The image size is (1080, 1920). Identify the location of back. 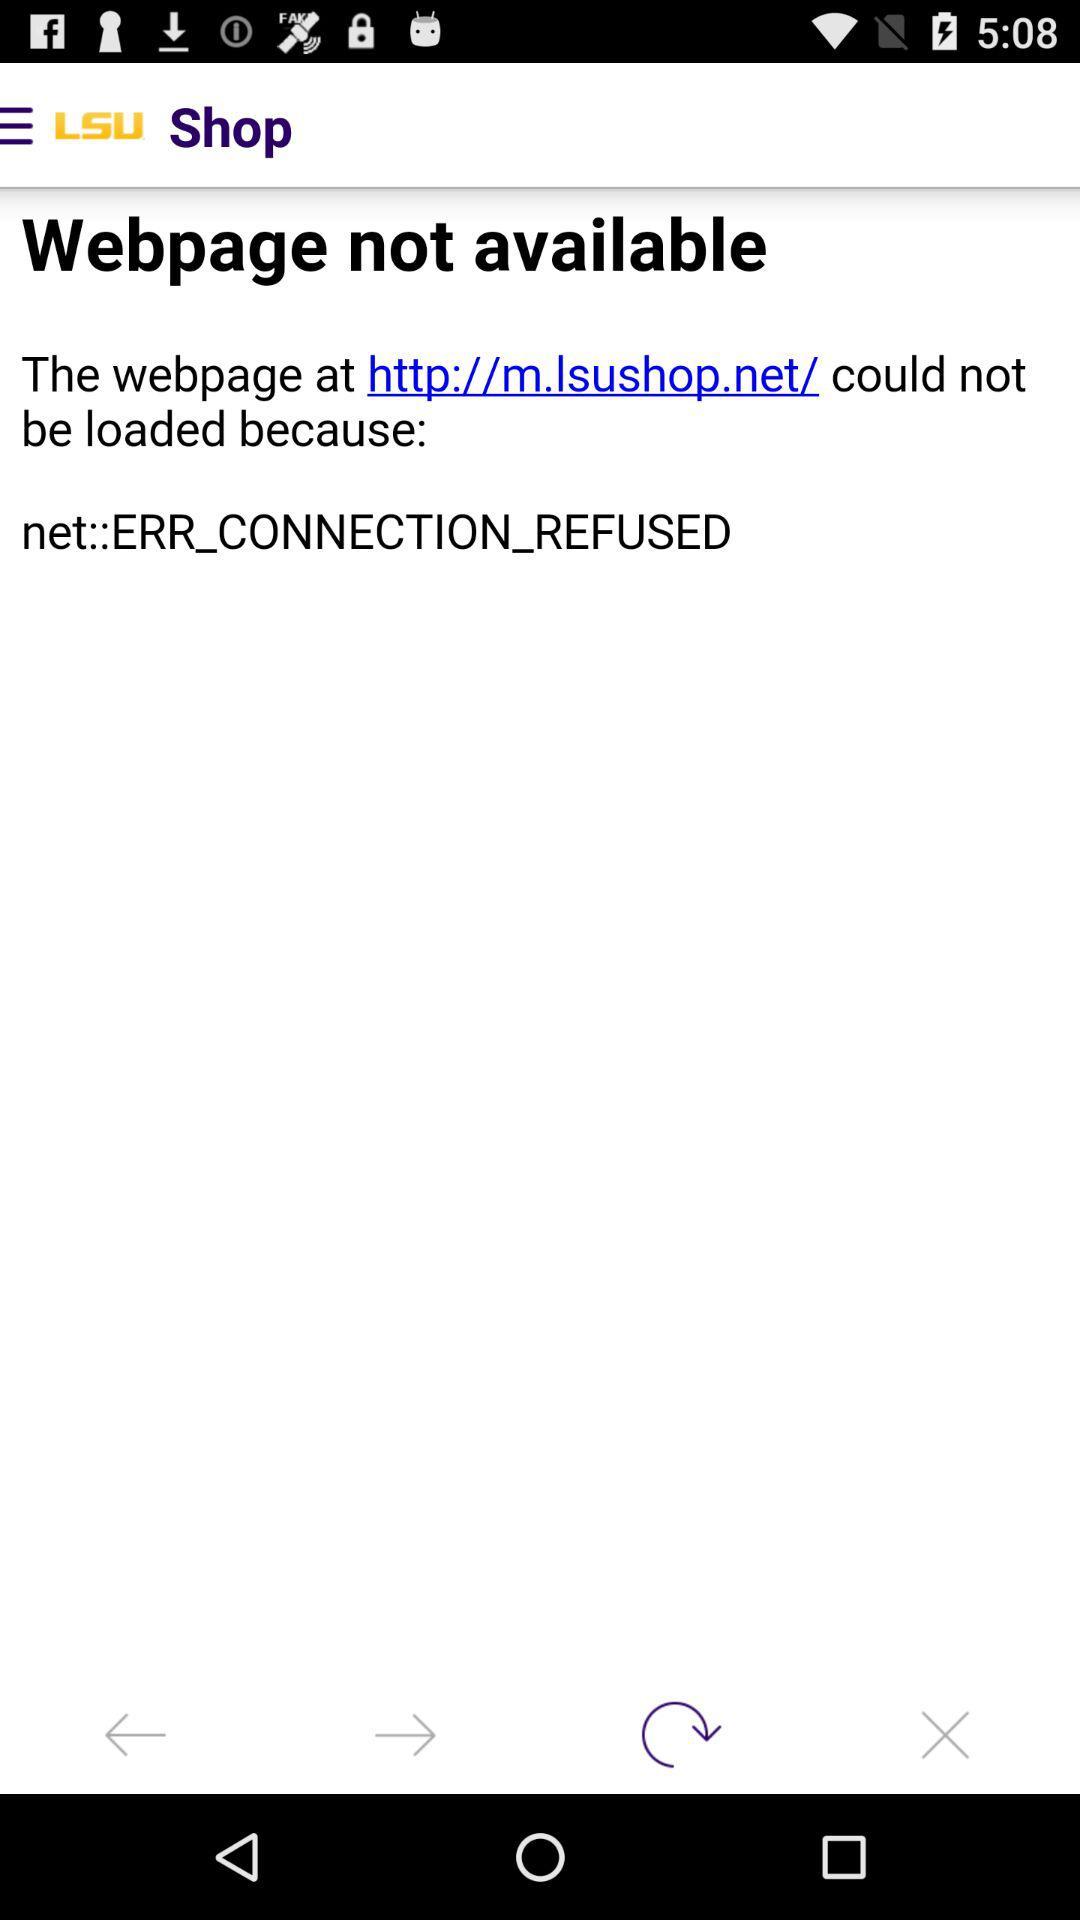
(135, 1733).